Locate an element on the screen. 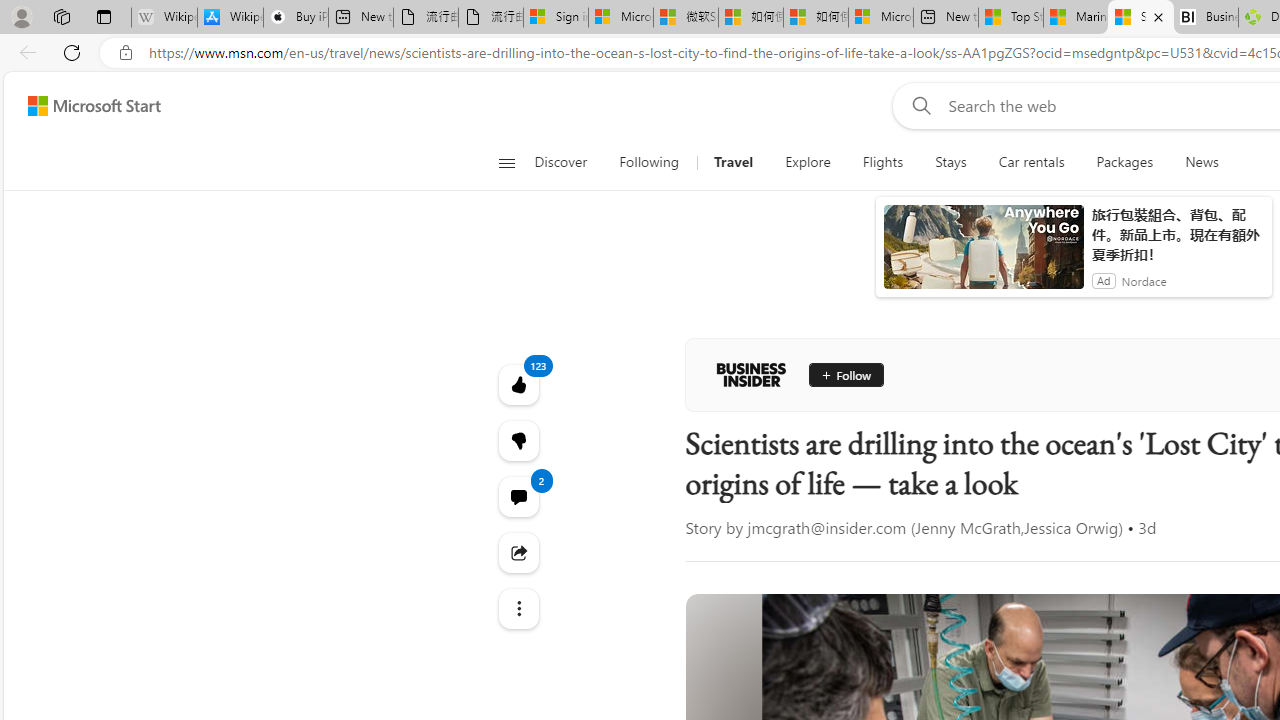 This screenshot has width=1280, height=720. 'Packages' is located at coordinates (1125, 162).